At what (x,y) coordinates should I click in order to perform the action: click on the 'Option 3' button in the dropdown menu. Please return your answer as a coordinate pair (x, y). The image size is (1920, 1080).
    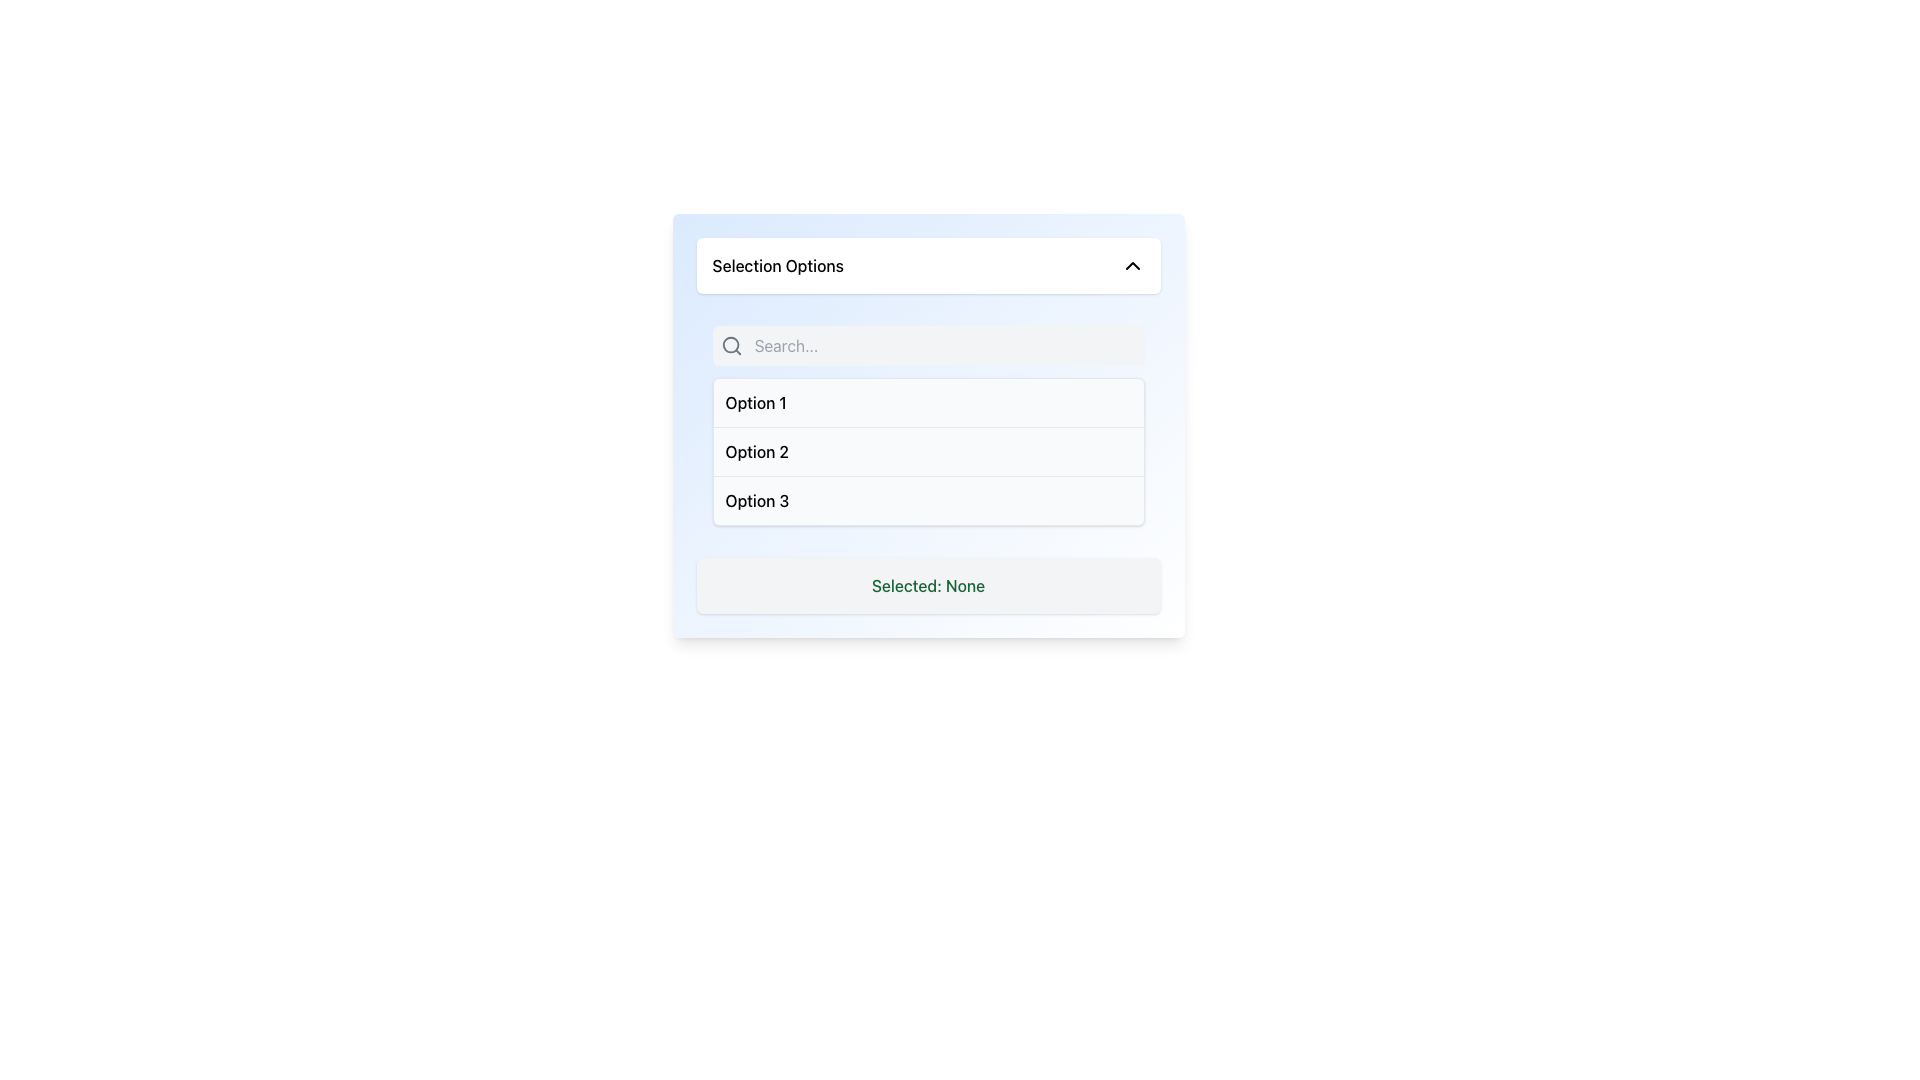
    Looking at the image, I should click on (927, 499).